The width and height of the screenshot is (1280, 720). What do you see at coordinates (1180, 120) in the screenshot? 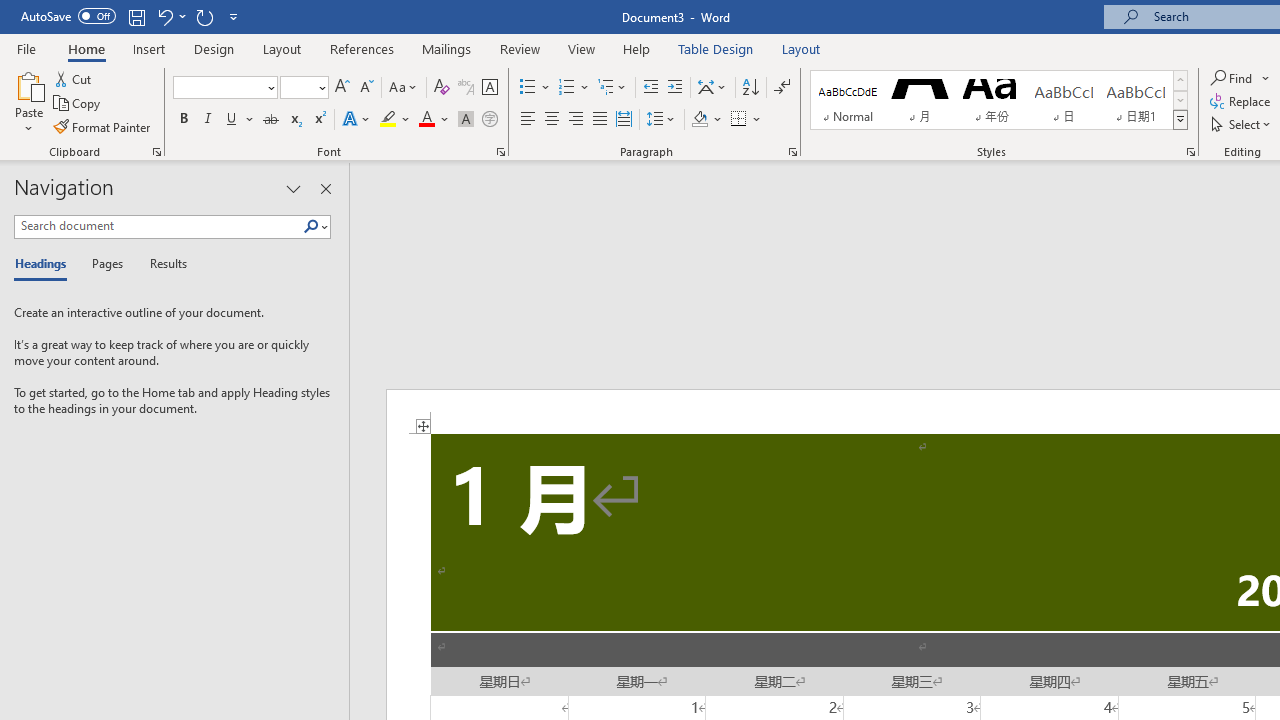
I see `'Styles'` at bounding box center [1180, 120].